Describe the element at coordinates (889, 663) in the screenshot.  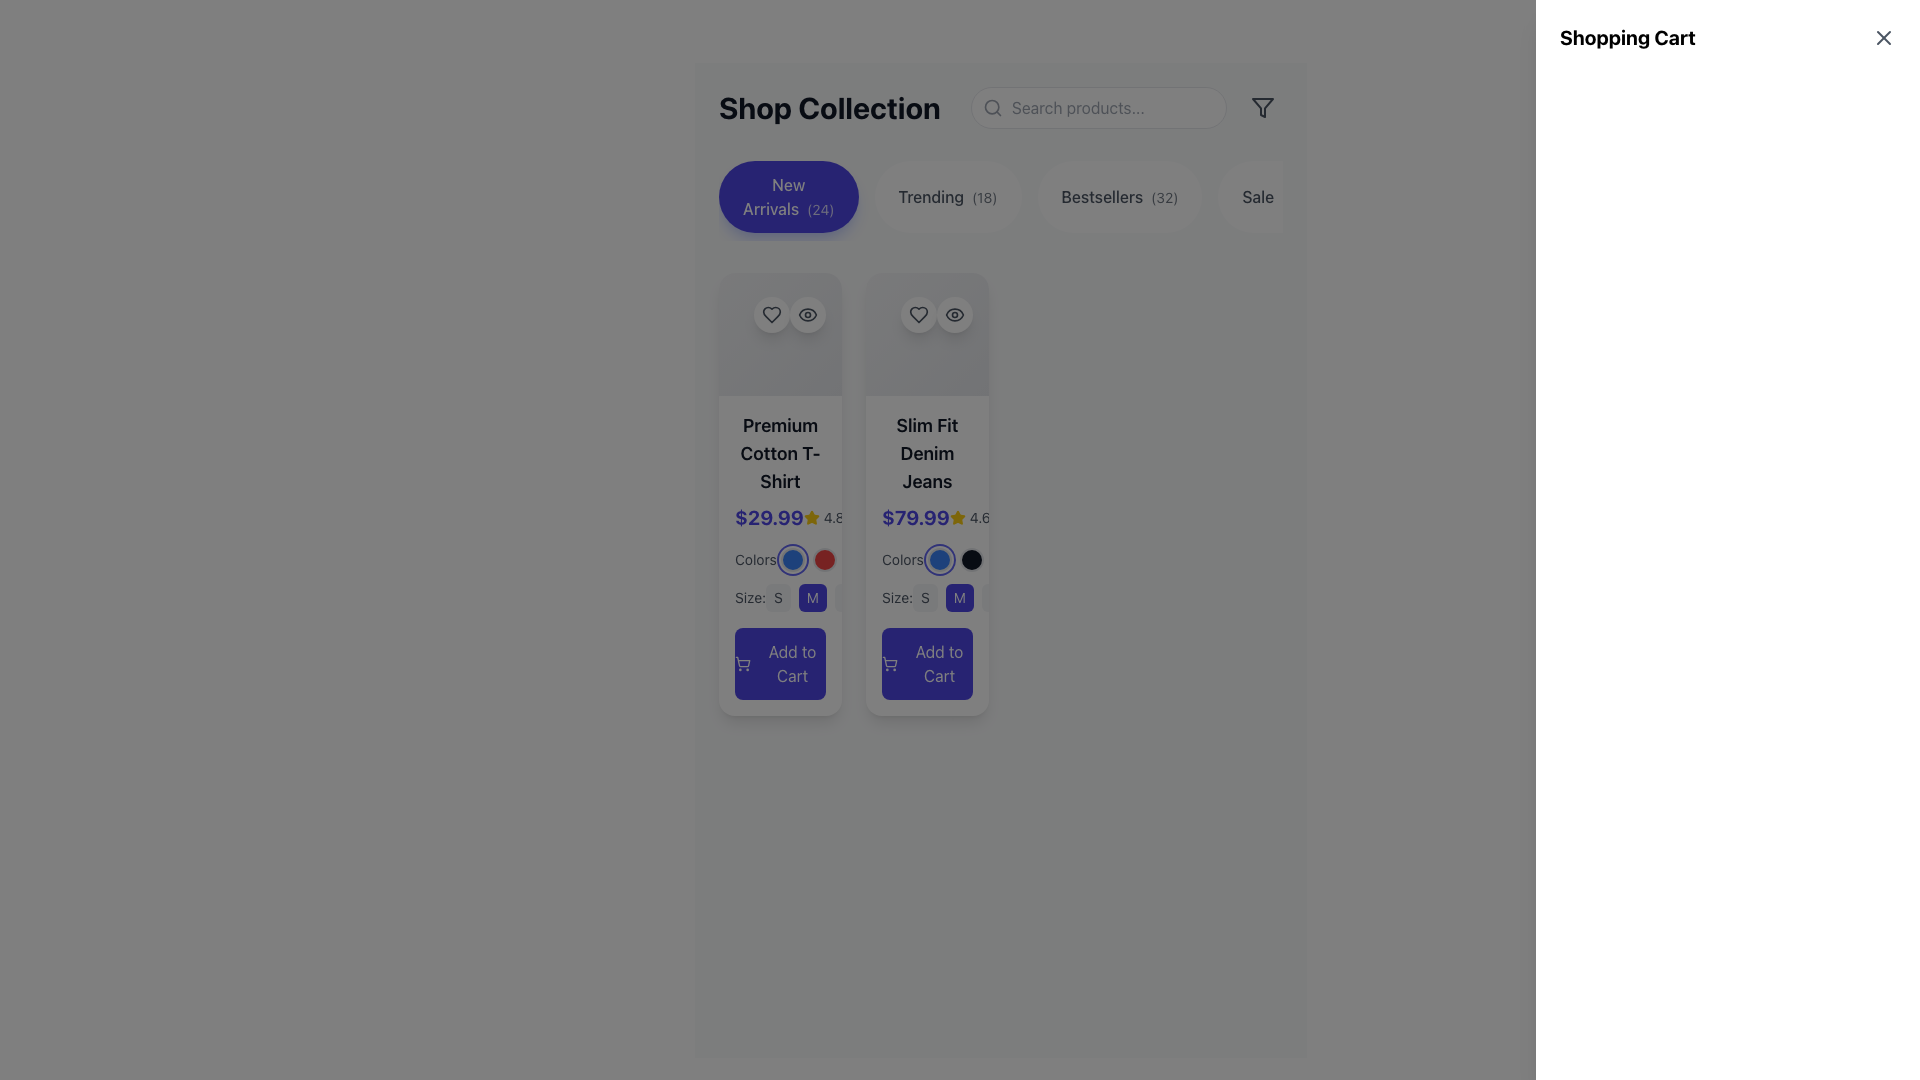
I see `the small shopping cart icon located on the left edge of the 'Add to Cart' button for the product 'Slim Fit Denim Jeans'` at that location.